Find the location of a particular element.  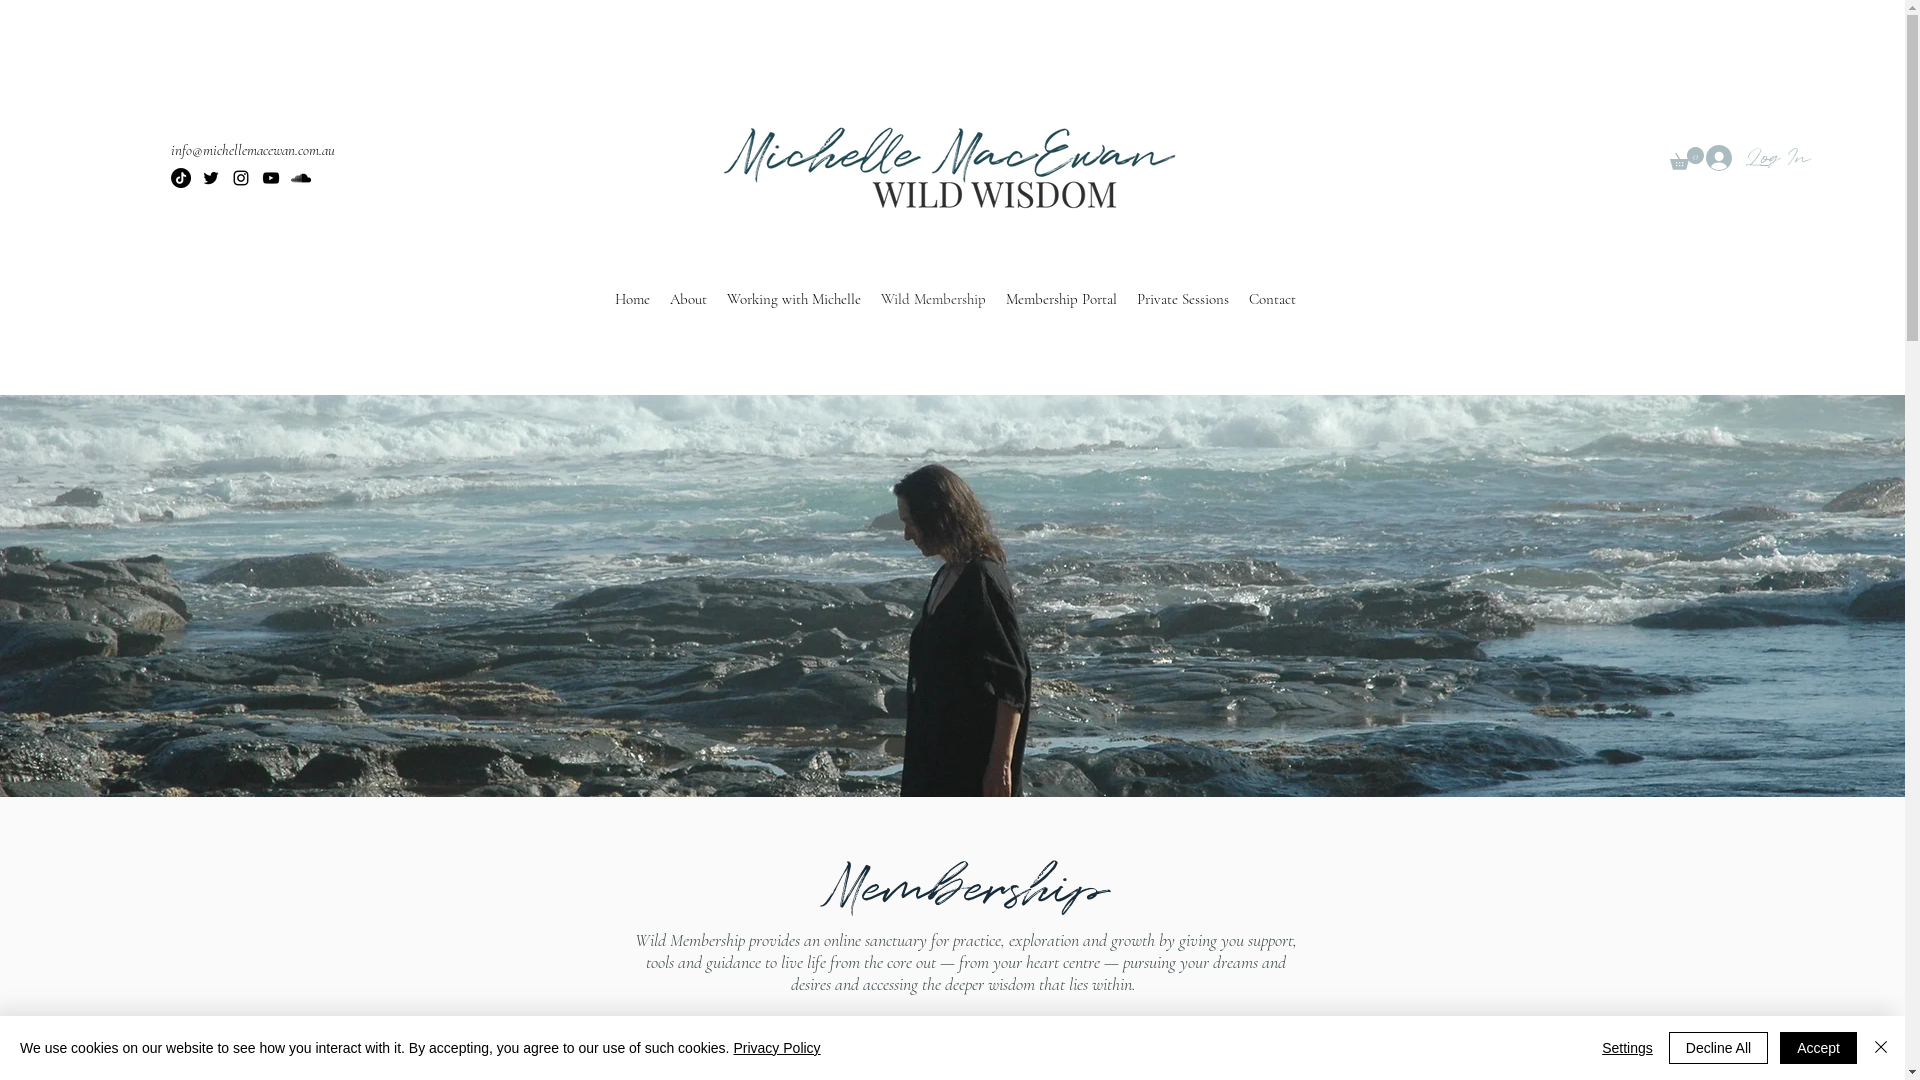

'Working with Michelle' is located at coordinates (792, 299).